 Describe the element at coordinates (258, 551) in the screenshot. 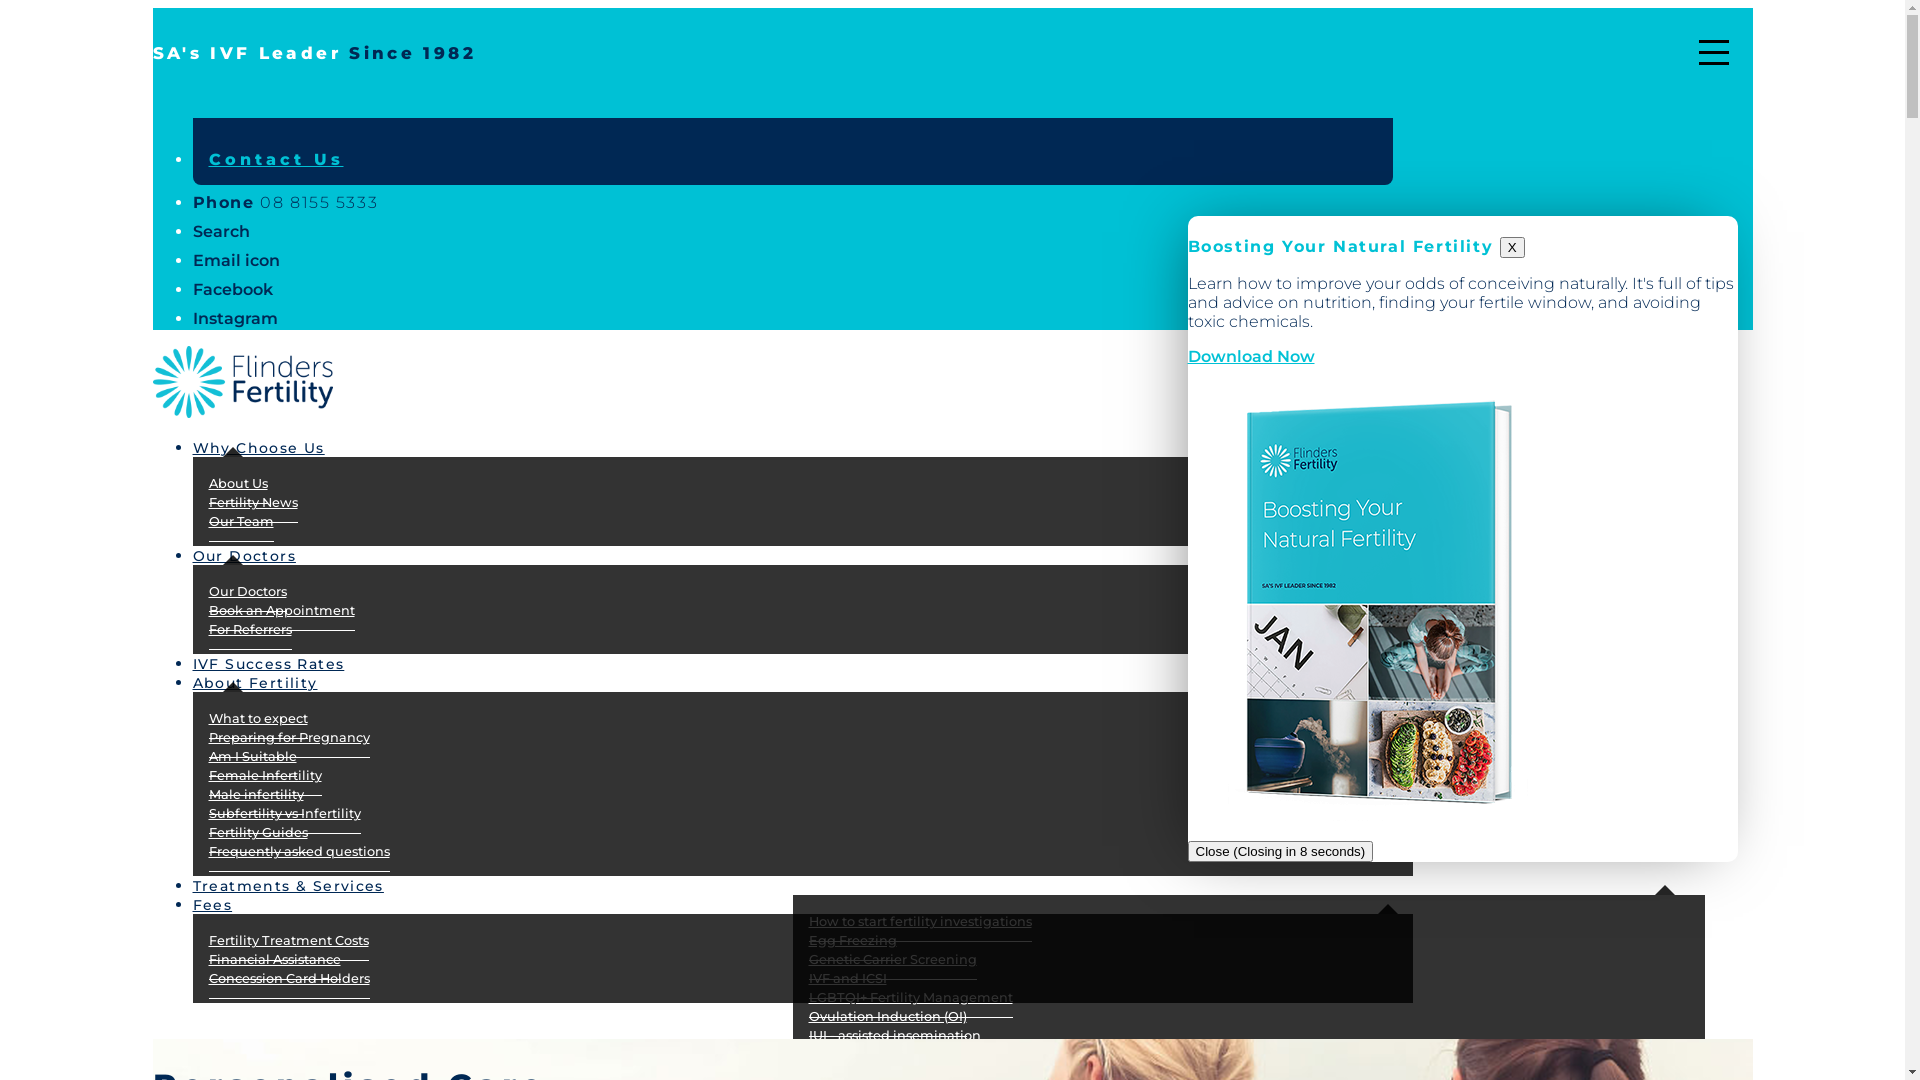

I see `'Our Doctors'` at that location.